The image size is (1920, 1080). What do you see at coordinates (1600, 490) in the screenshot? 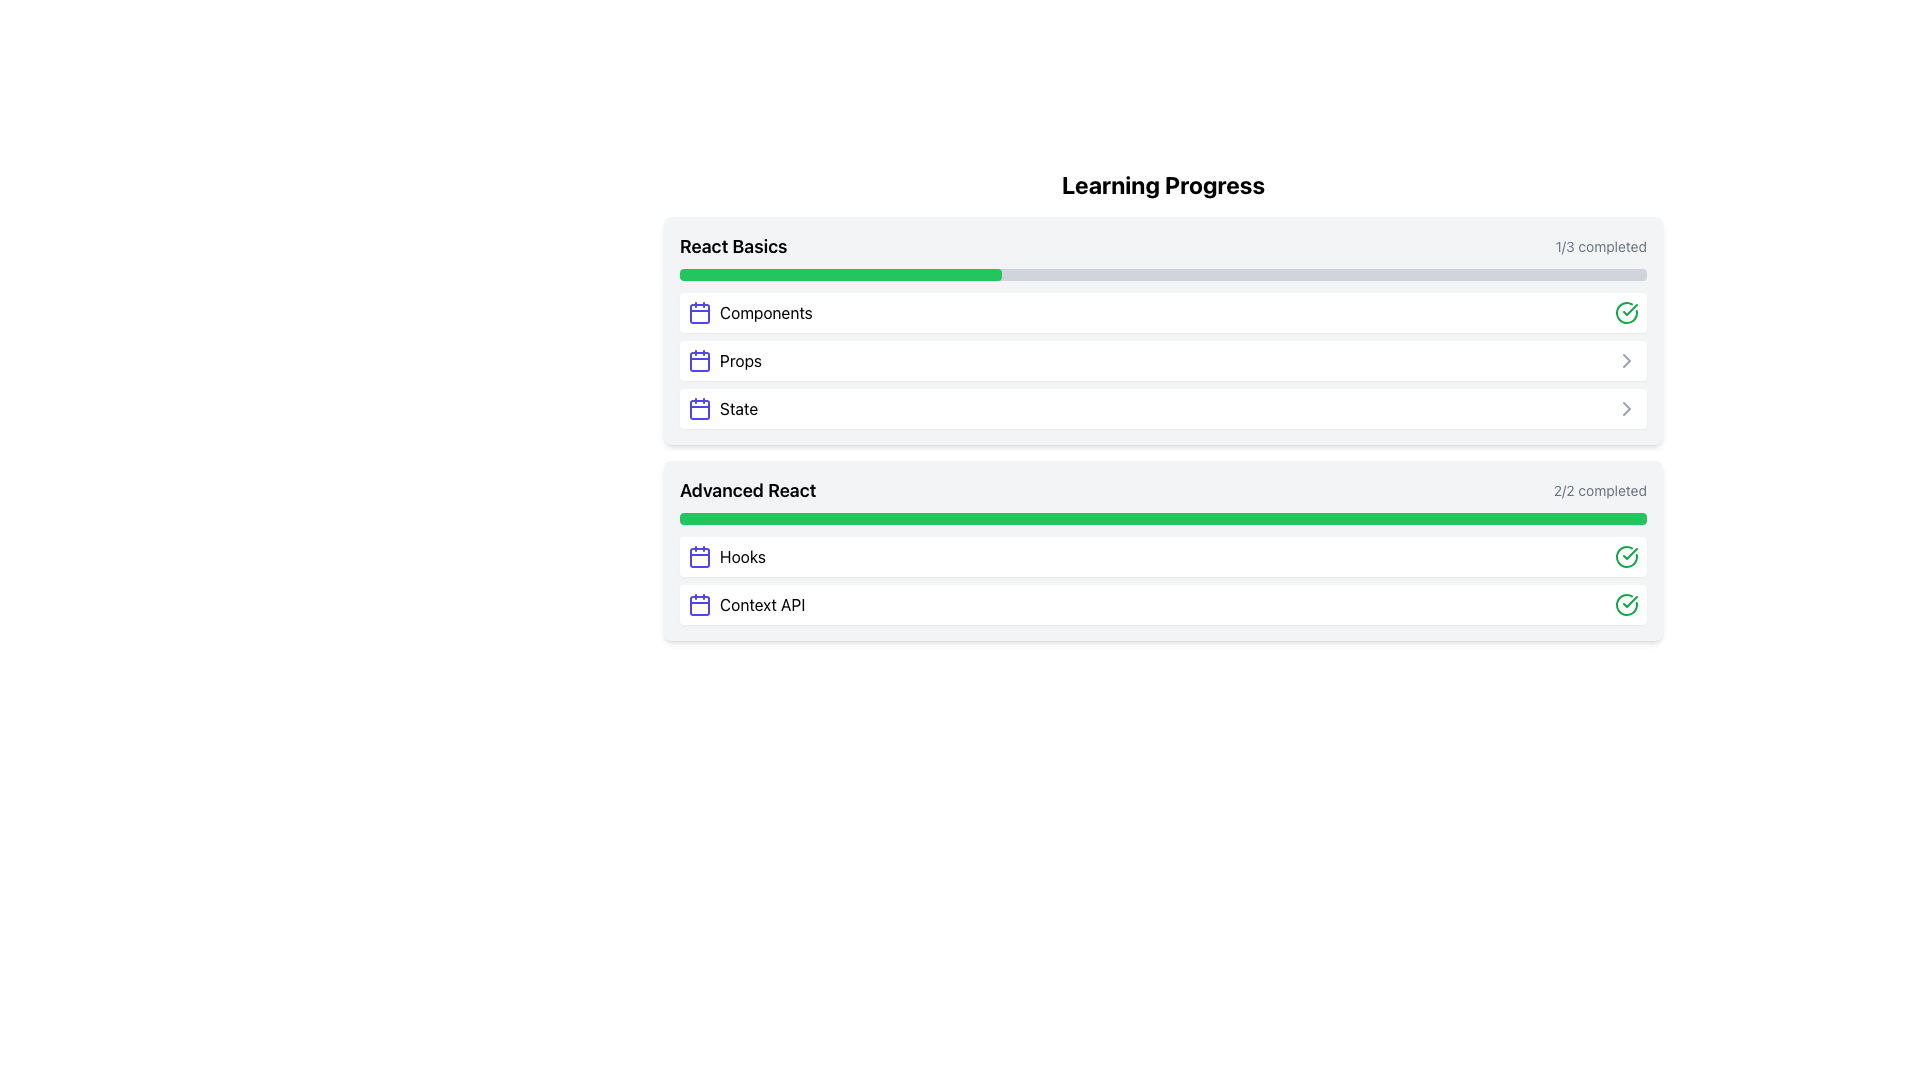
I see `text displayed on the completion status label for the 'Advanced React' module, which indicates that 2 out of 2 tasks have been completed` at bounding box center [1600, 490].